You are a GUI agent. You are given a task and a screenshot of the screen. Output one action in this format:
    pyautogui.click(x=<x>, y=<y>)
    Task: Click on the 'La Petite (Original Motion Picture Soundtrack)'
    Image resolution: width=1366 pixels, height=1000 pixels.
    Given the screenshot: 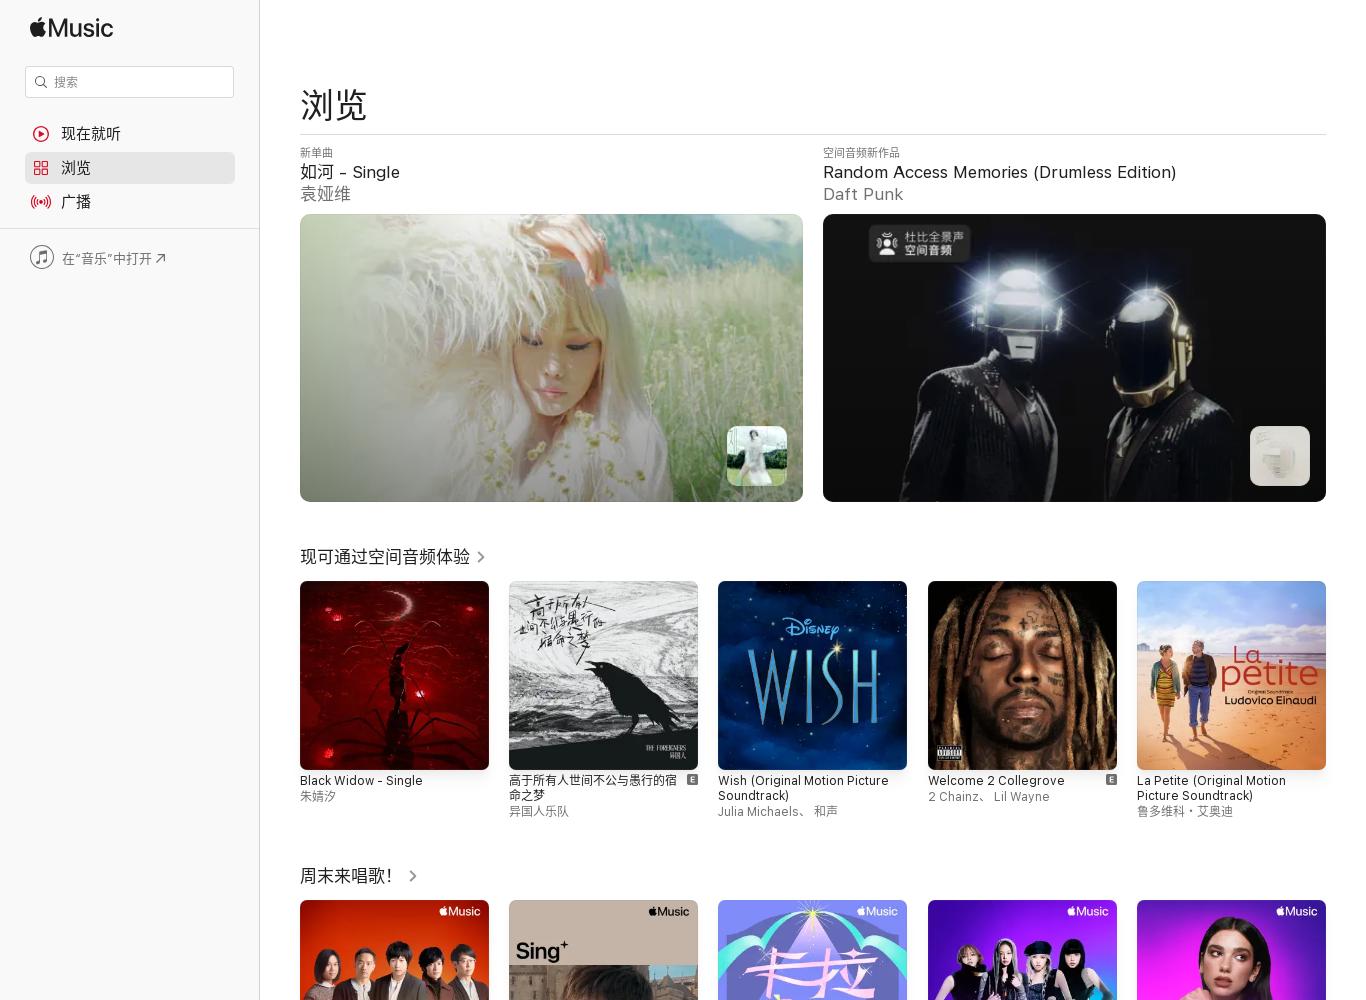 What is the action you would take?
    pyautogui.click(x=1210, y=788)
    